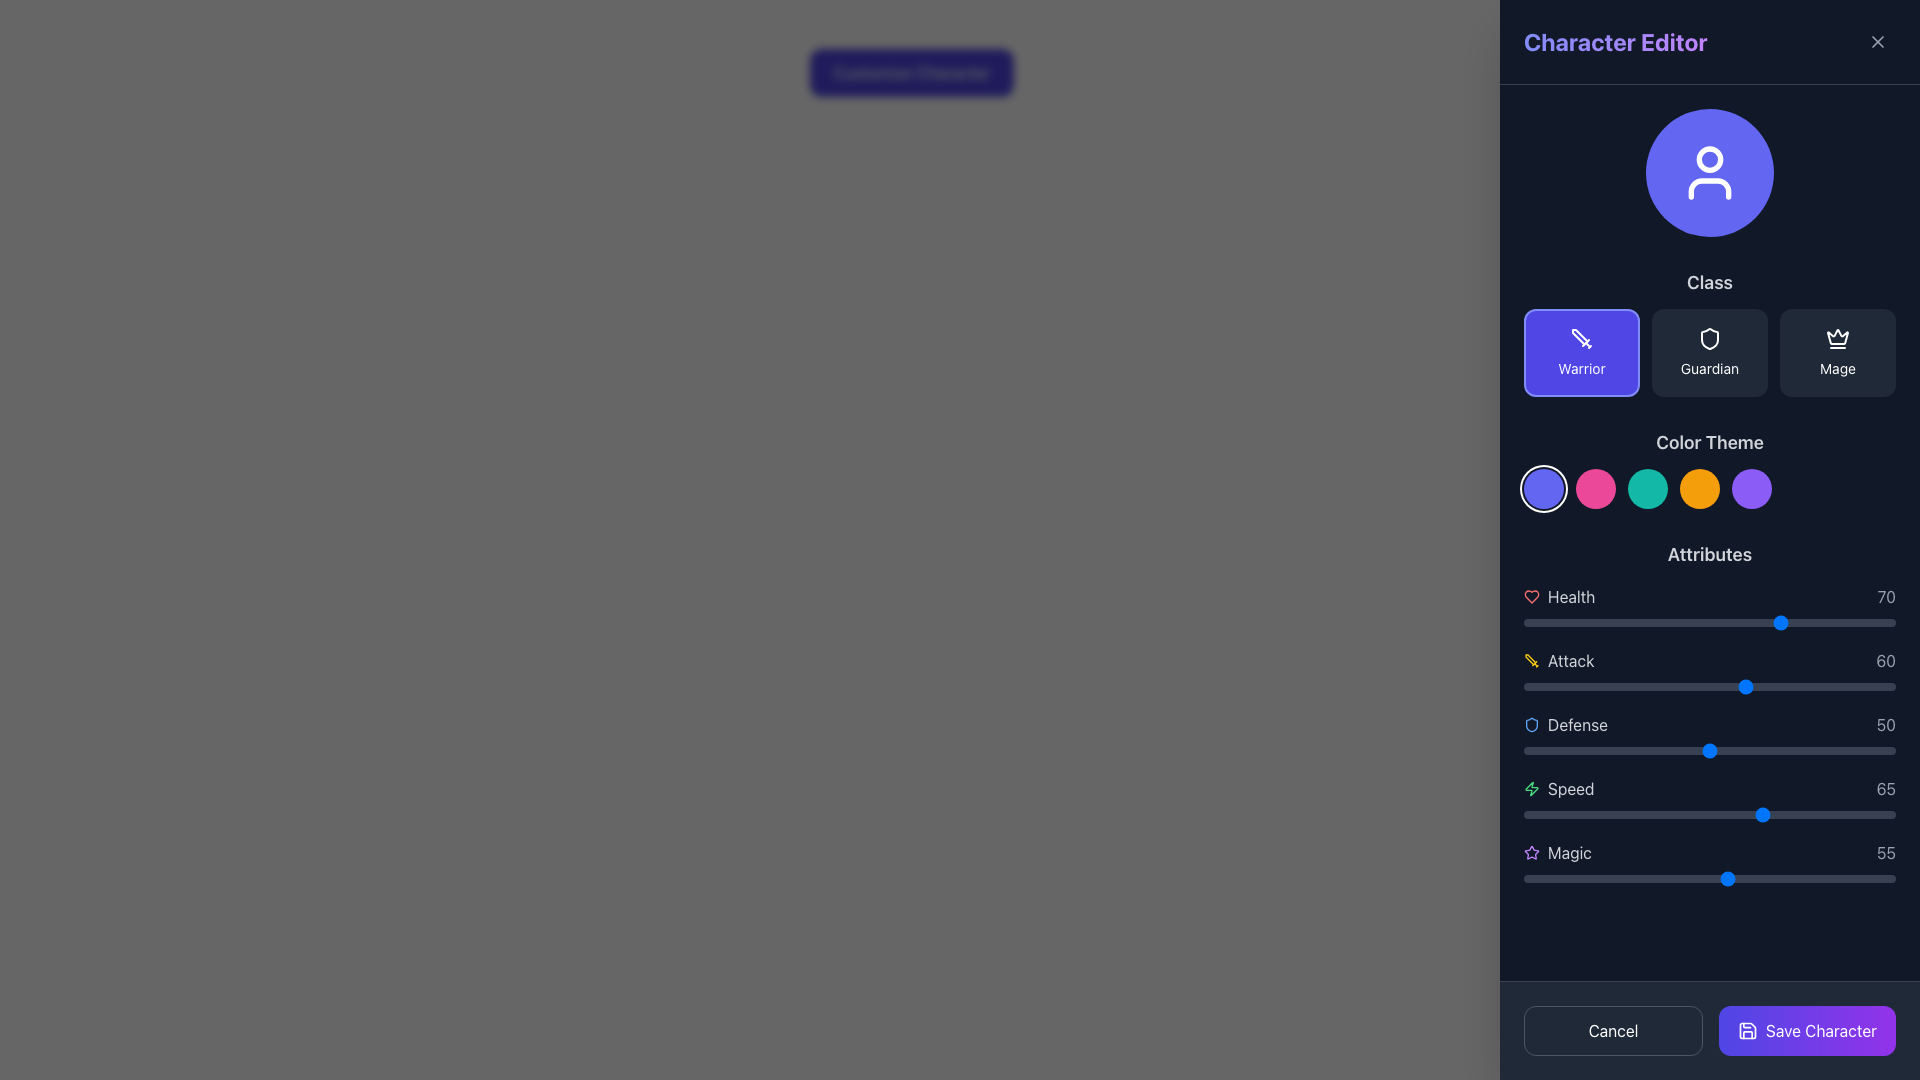  I want to click on health value, so click(1861, 622).